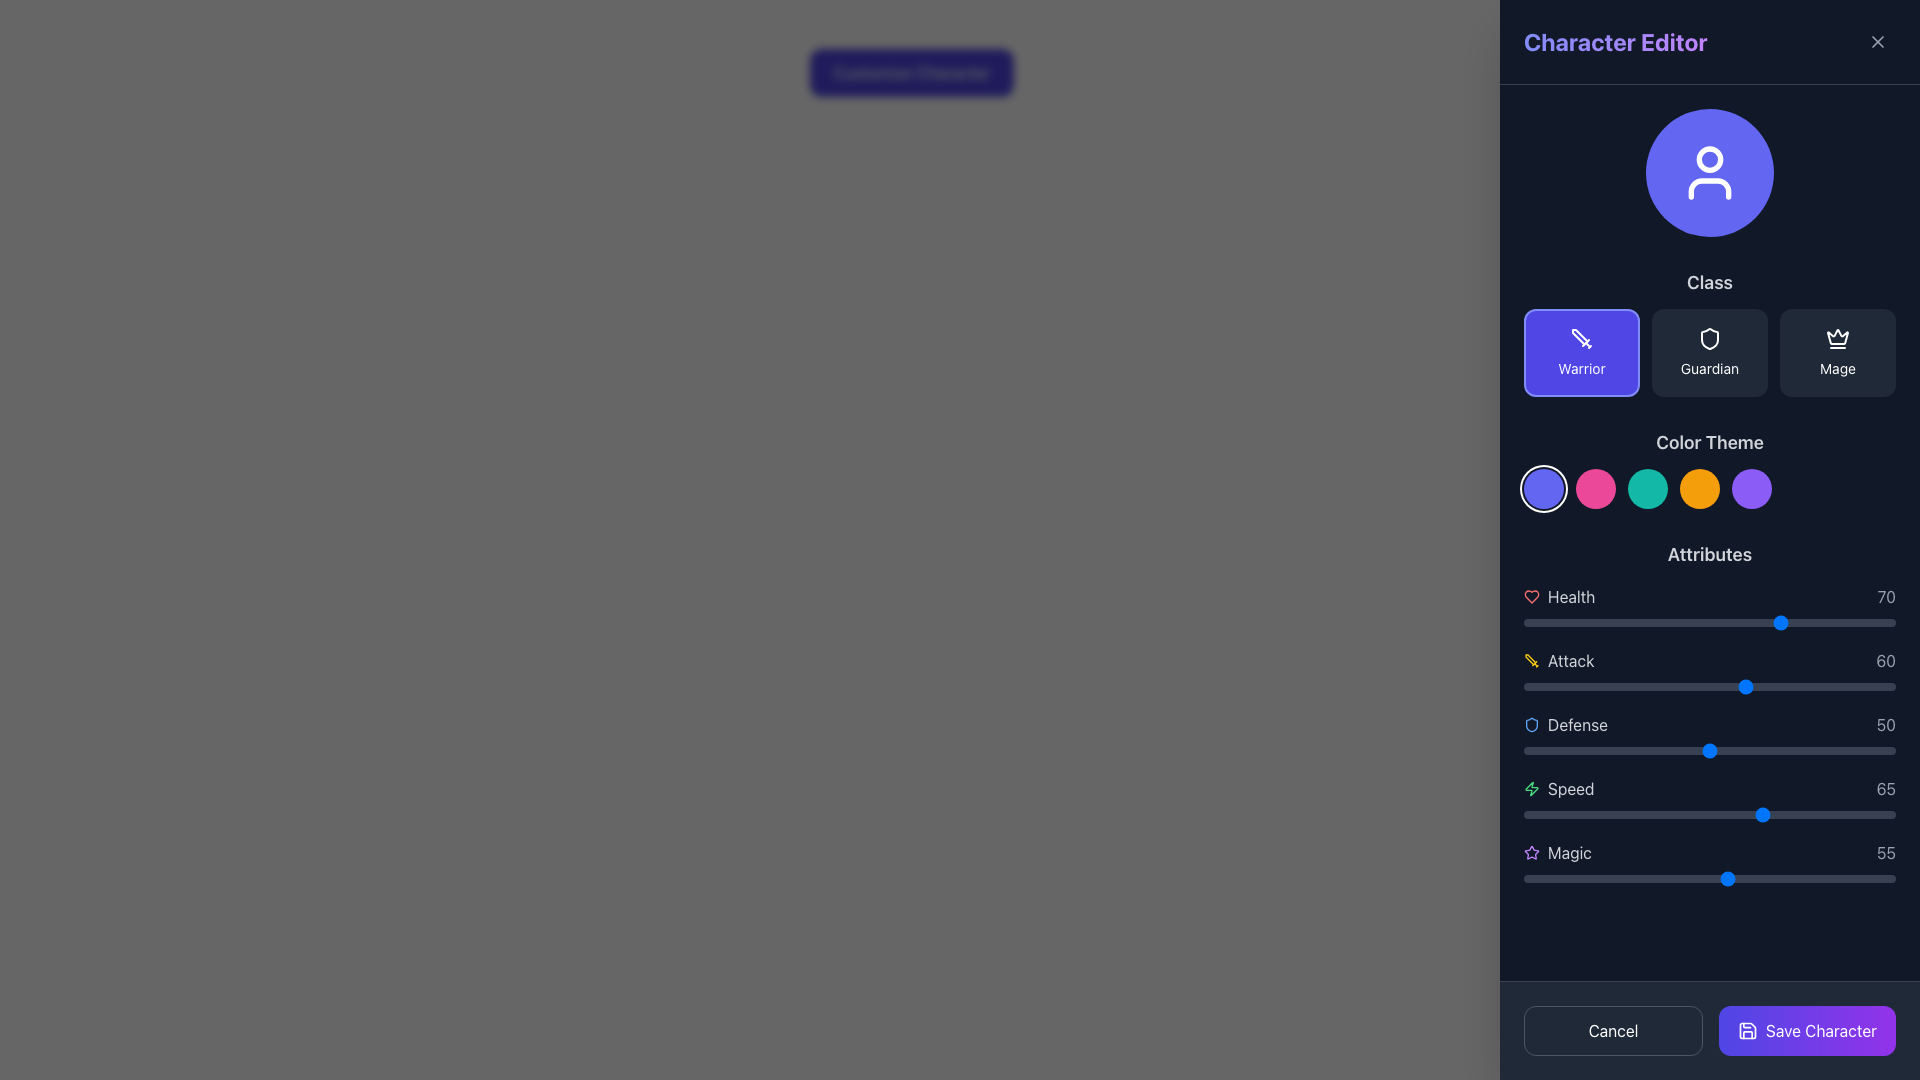  I want to click on health value, so click(1861, 622).